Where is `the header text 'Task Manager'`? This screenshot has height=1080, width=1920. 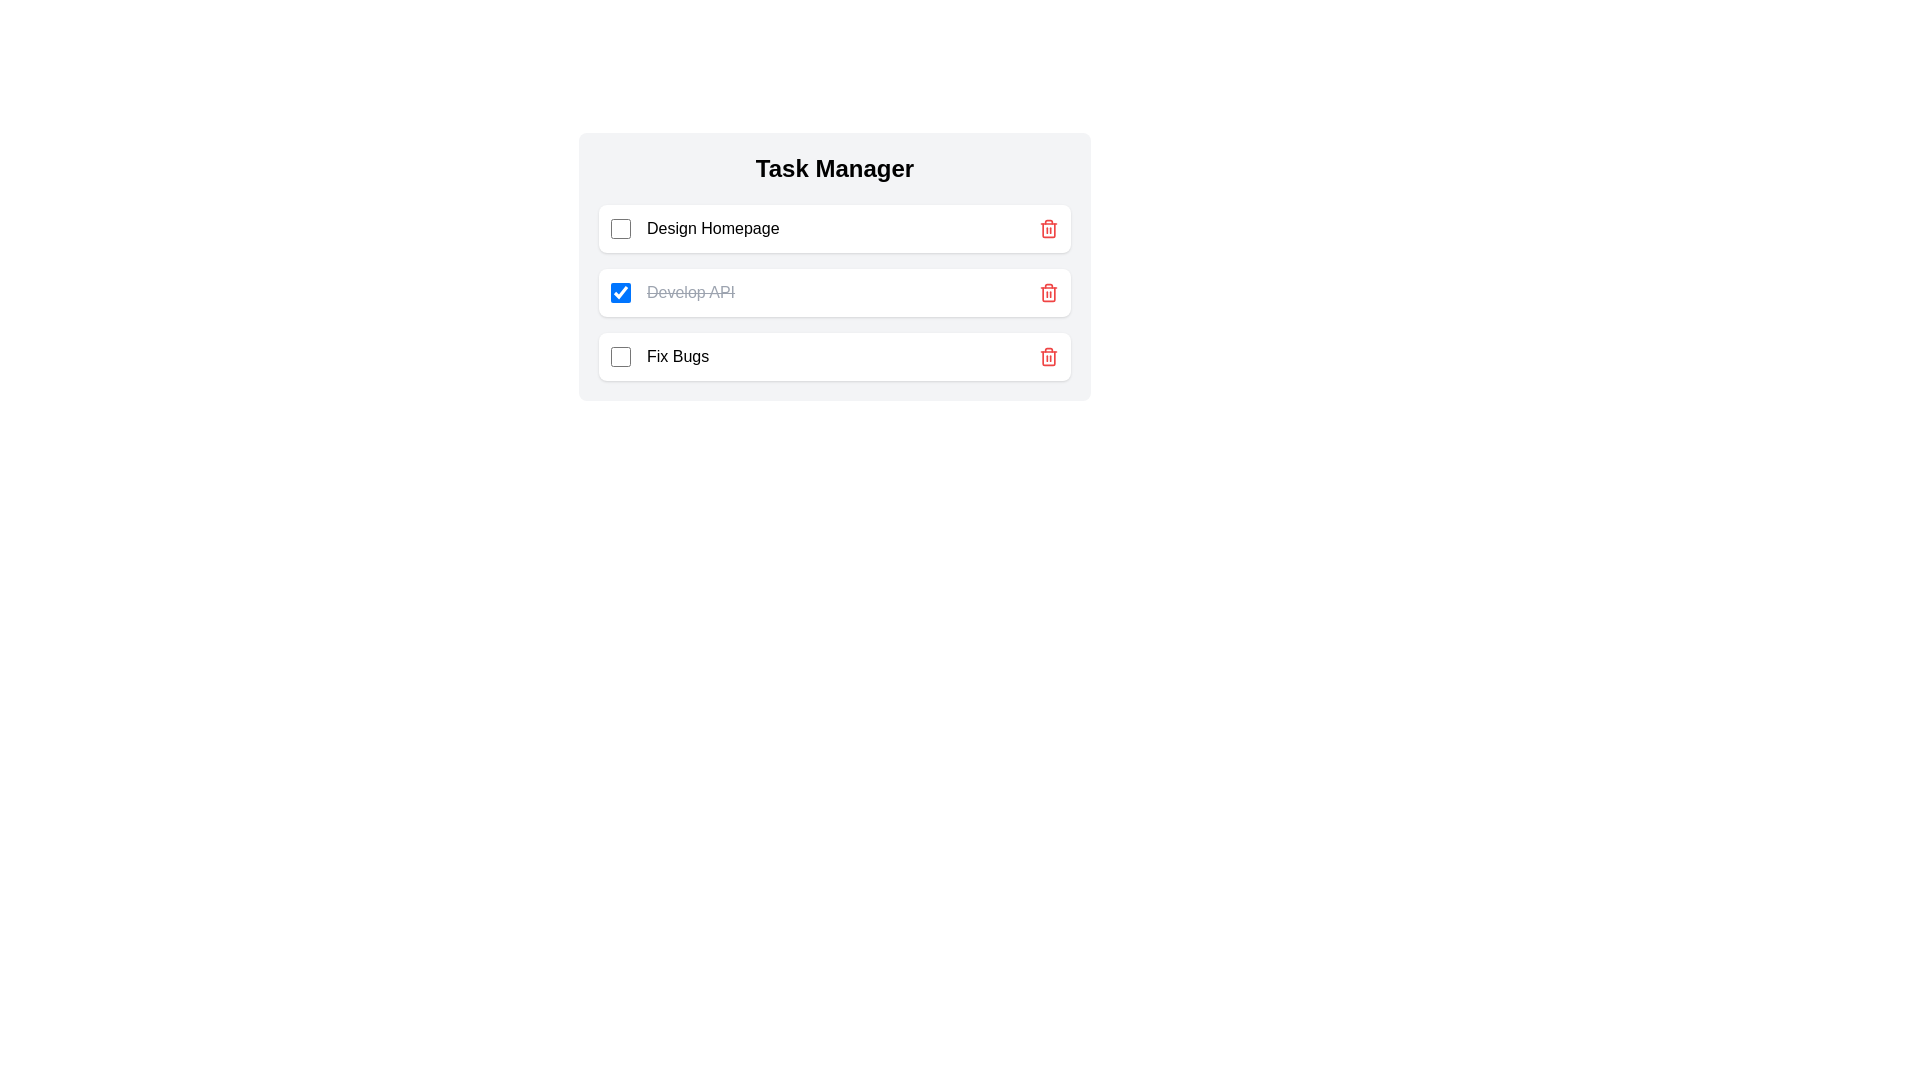 the header text 'Task Manager' is located at coordinates (835, 168).